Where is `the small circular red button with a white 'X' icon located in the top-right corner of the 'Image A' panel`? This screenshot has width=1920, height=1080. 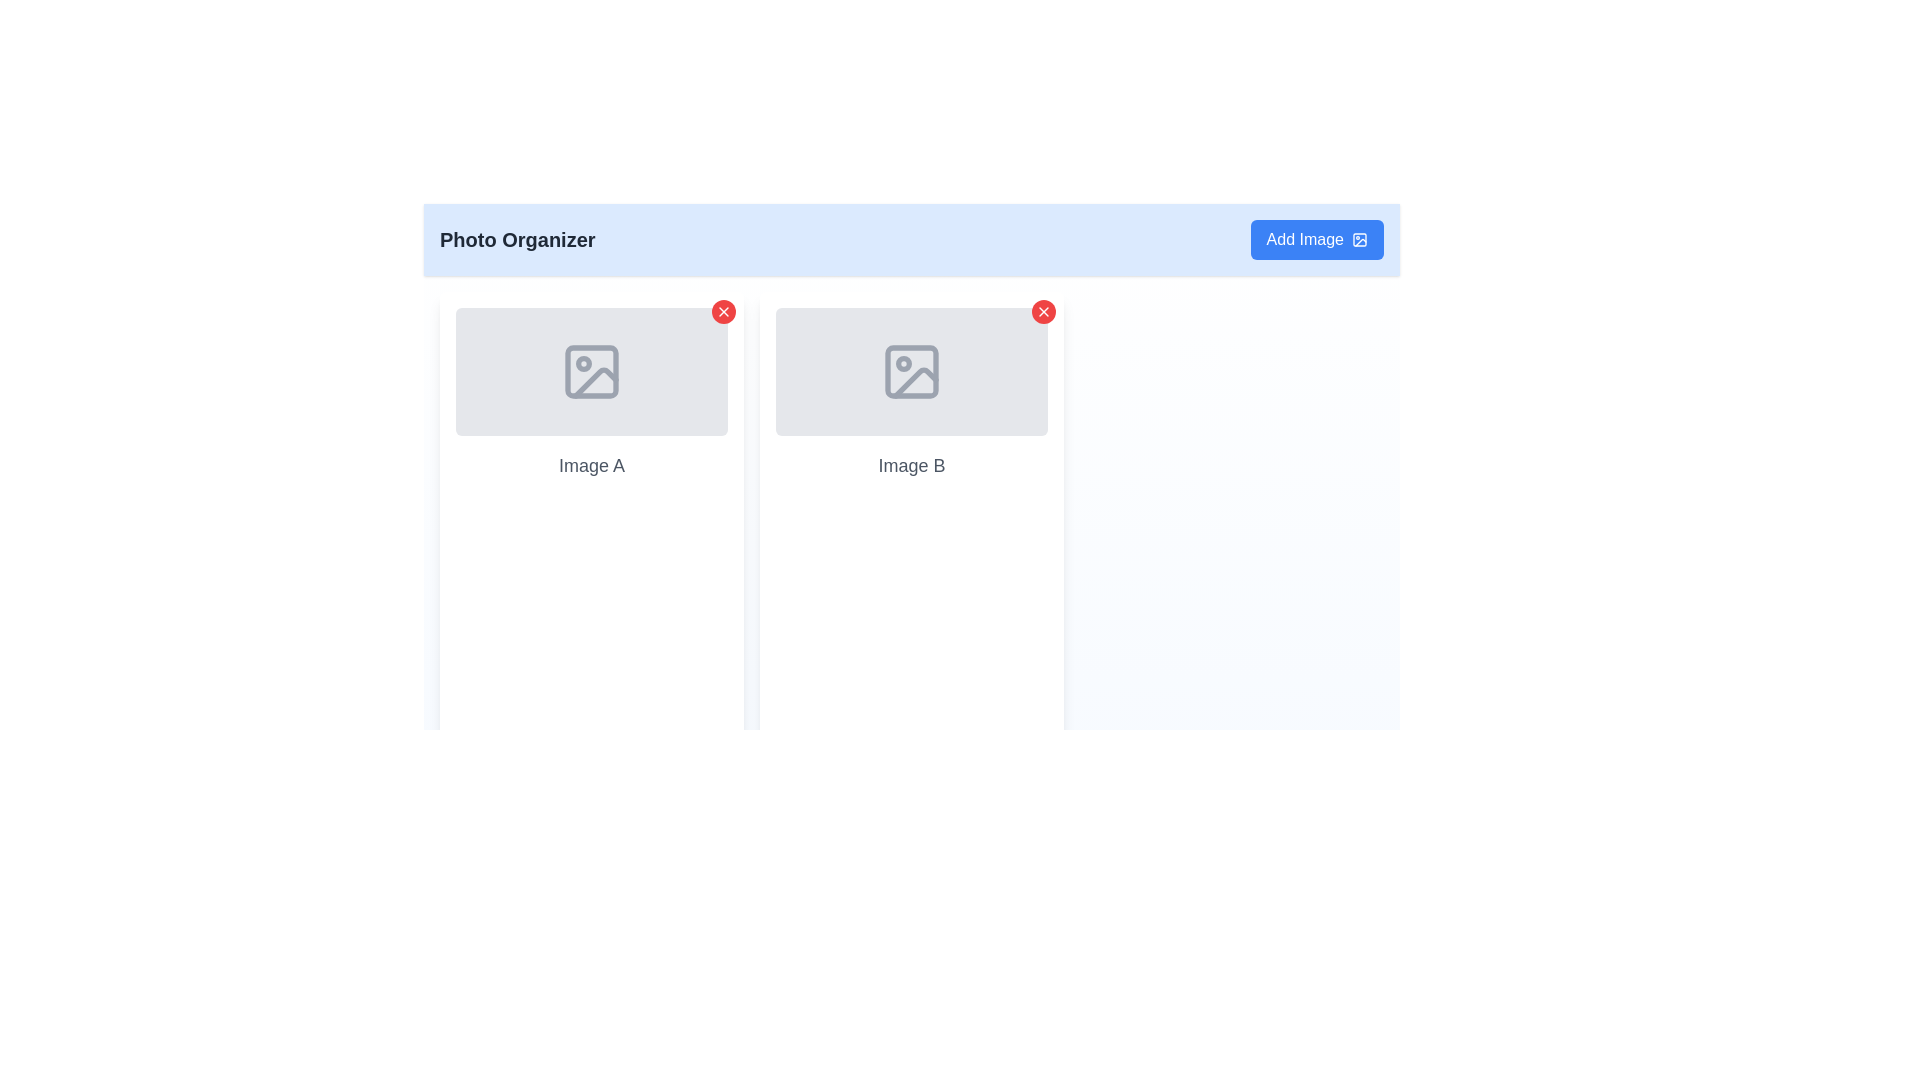
the small circular red button with a white 'X' icon located in the top-right corner of the 'Image A' panel is located at coordinates (723, 312).